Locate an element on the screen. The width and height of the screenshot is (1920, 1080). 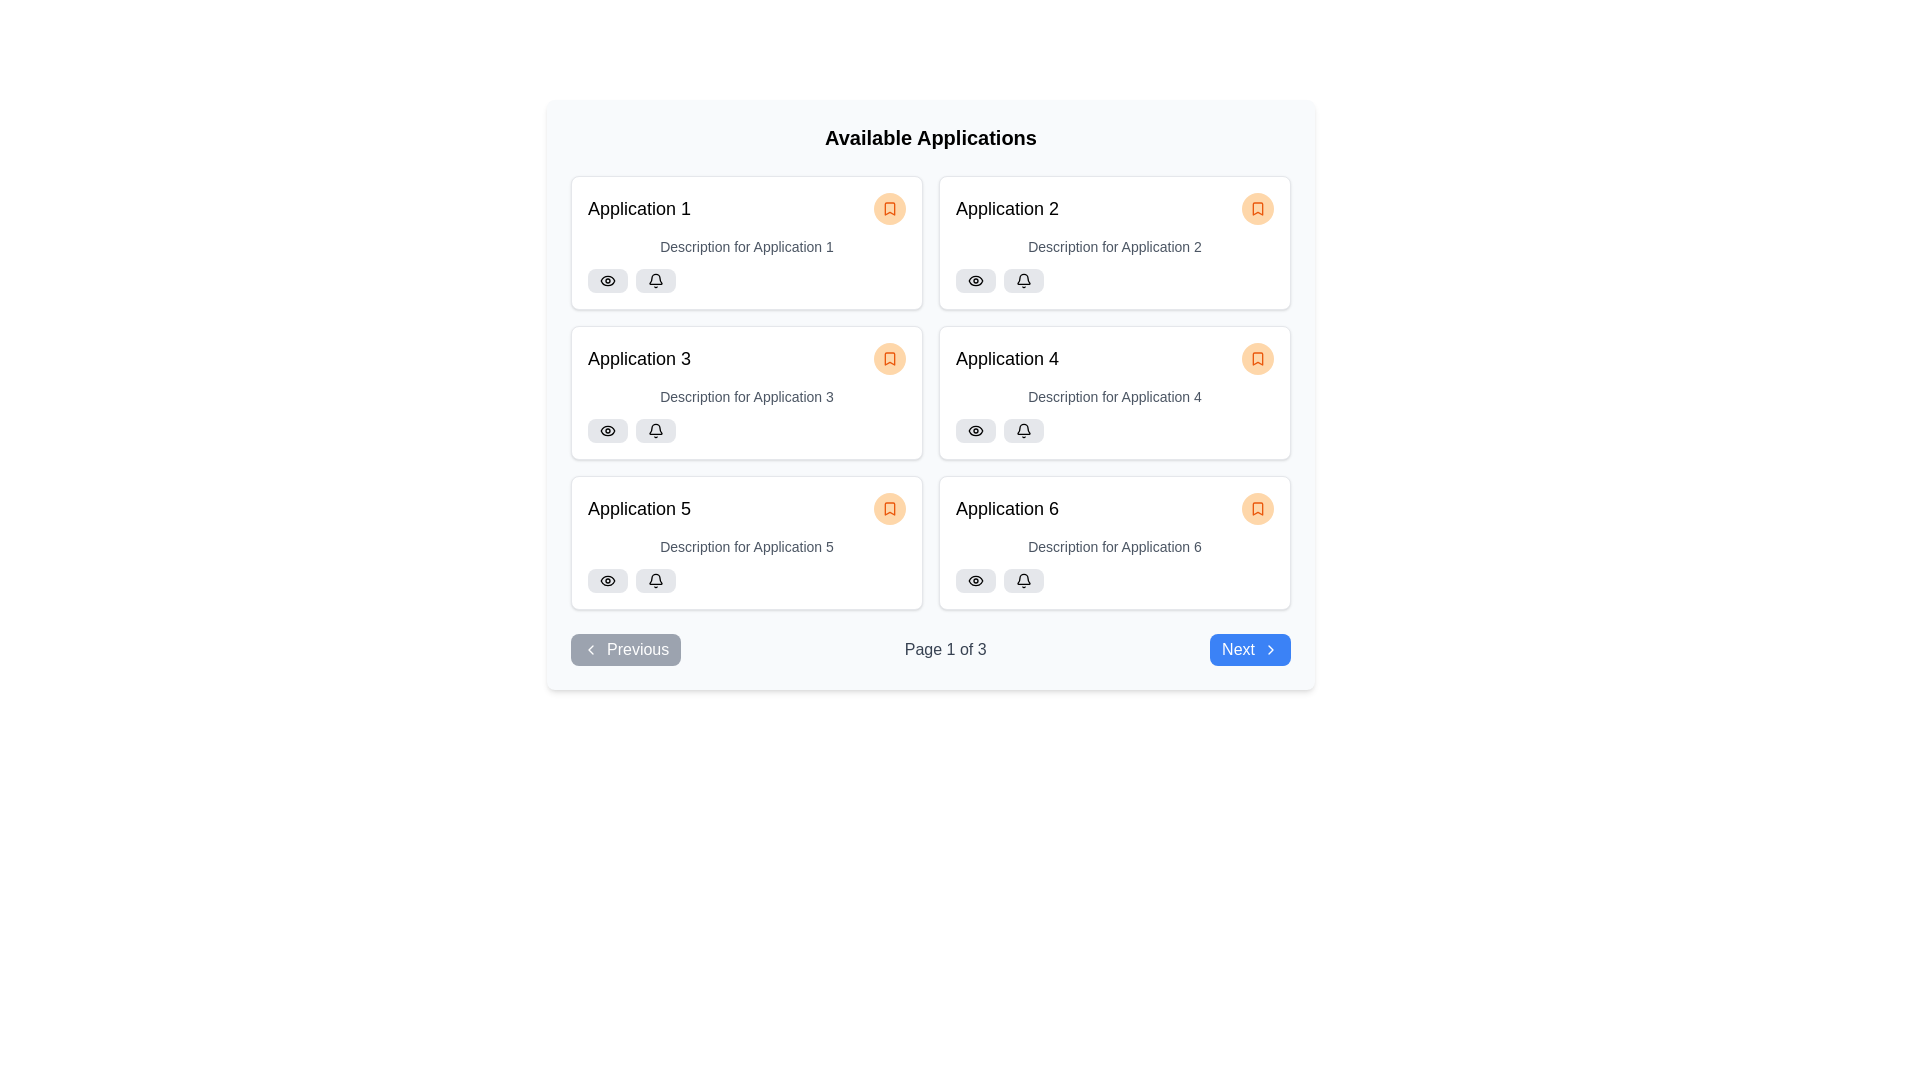
the orange bookmark icon located at the top-right corner of the 'Application 2' card is located at coordinates (1256, 208).